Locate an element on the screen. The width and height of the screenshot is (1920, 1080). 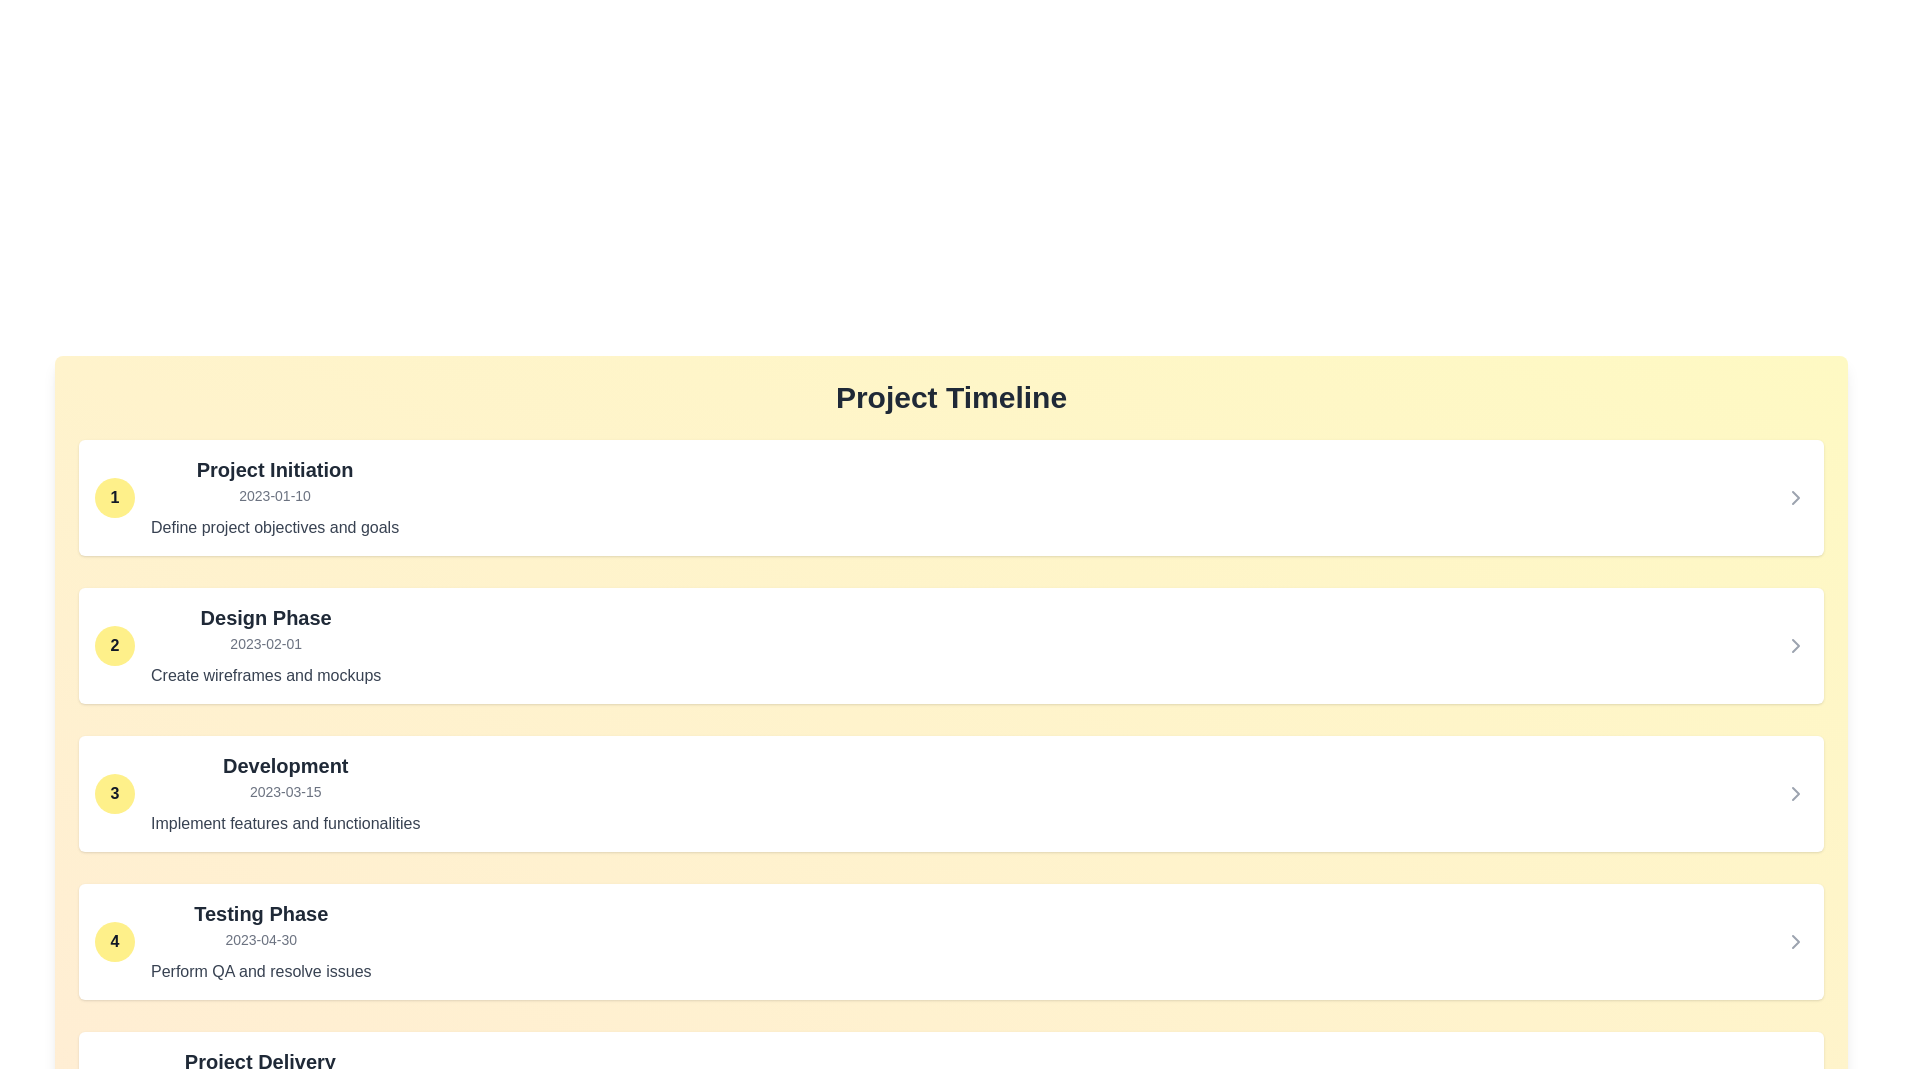
small gray text label displaying the date '2023-01-10' located between the title 'Project Initiation' and the description text is located at coordinates (274, 495).